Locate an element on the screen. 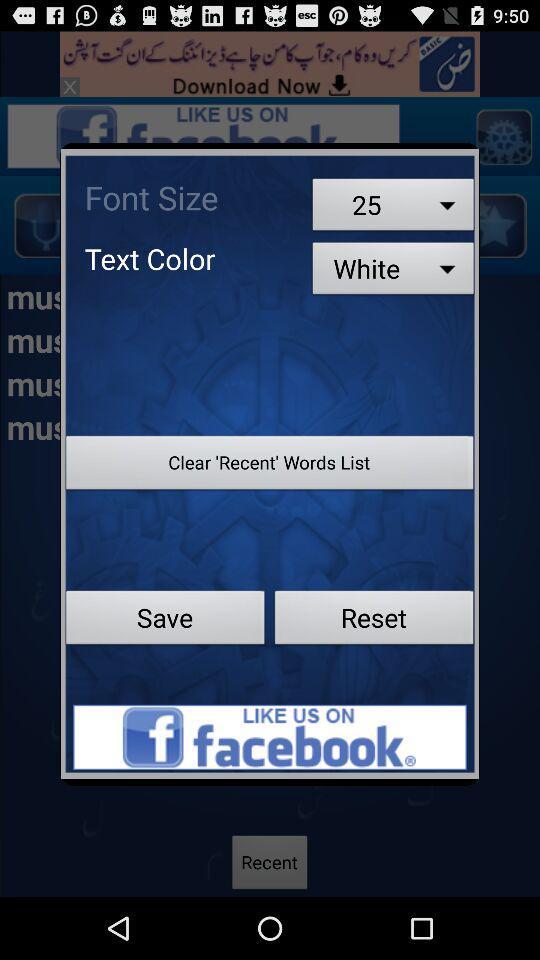 This screenshot has height=960, width=540. advertisement is located at coordinates (270, 736).